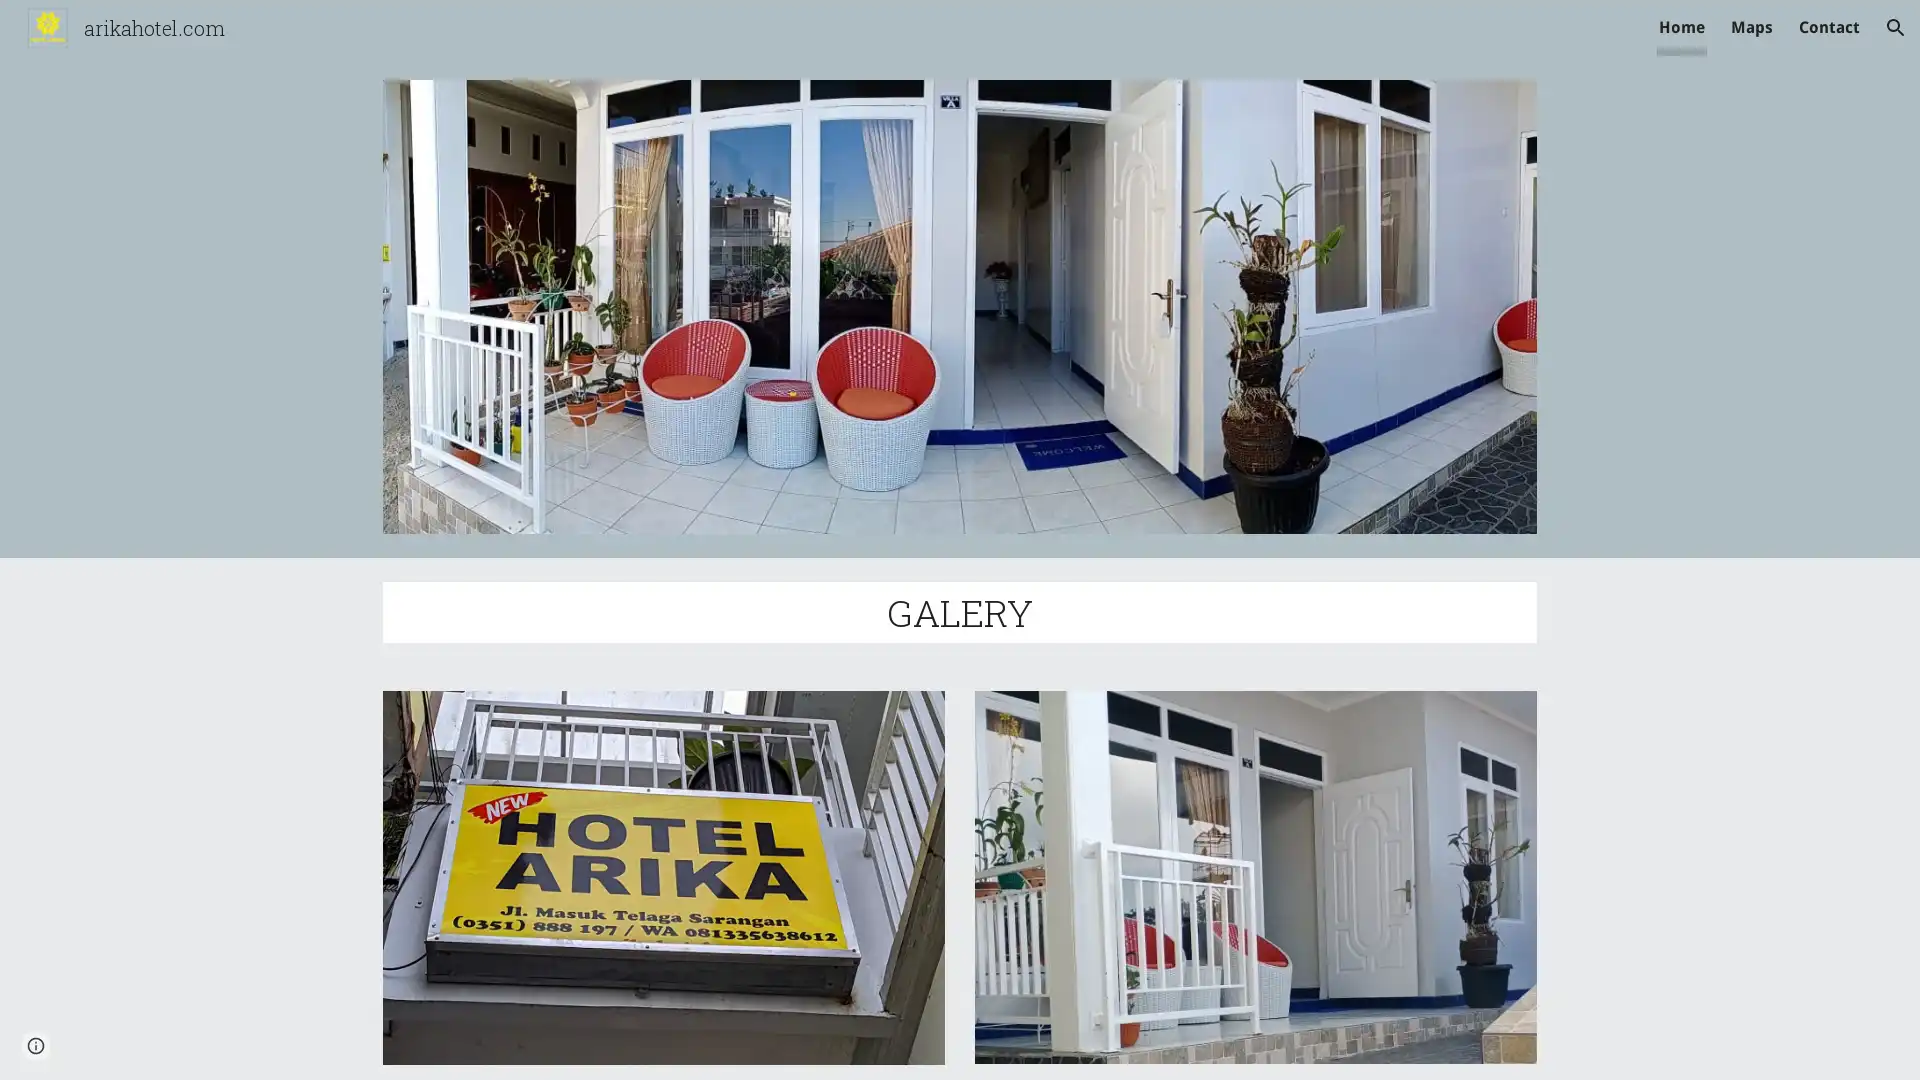  I want to click on Google Sites, so click(154, 1044).